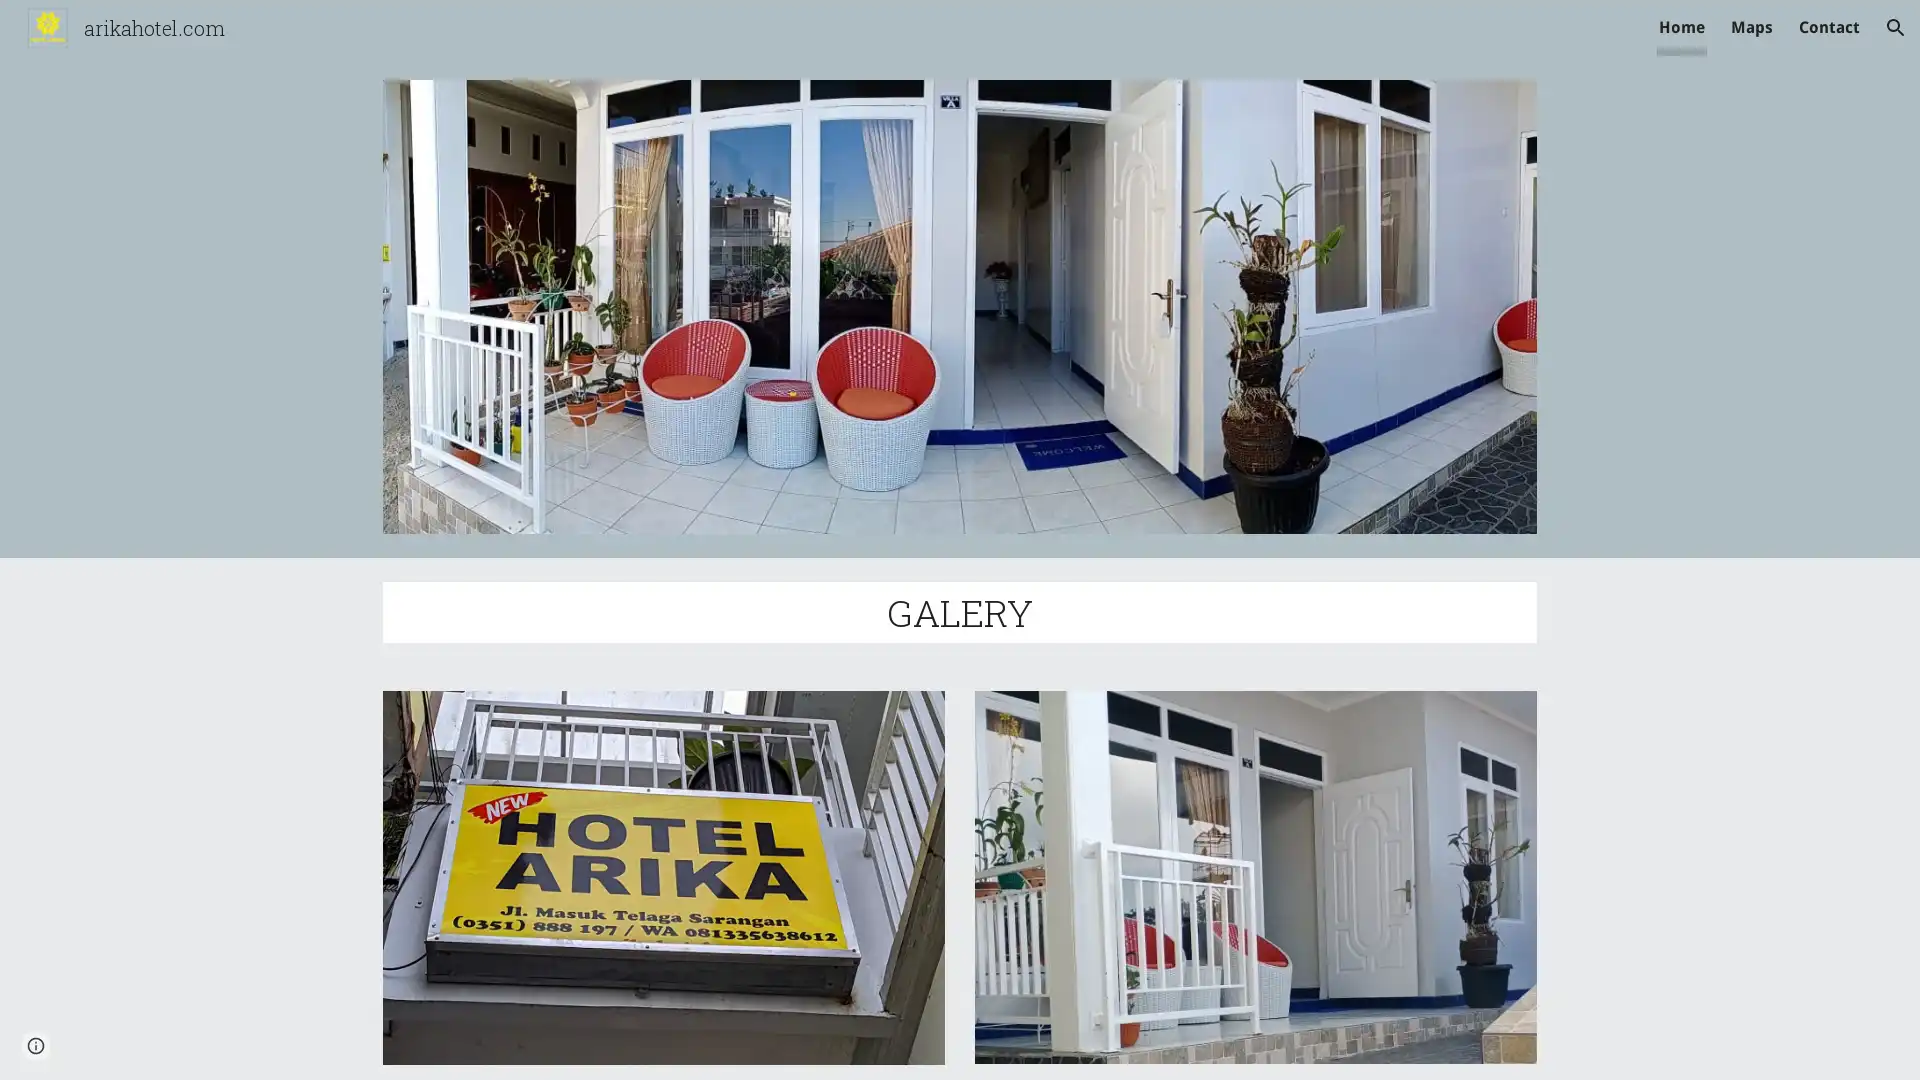  I want to click on Google Sites, so click(154, 1044).